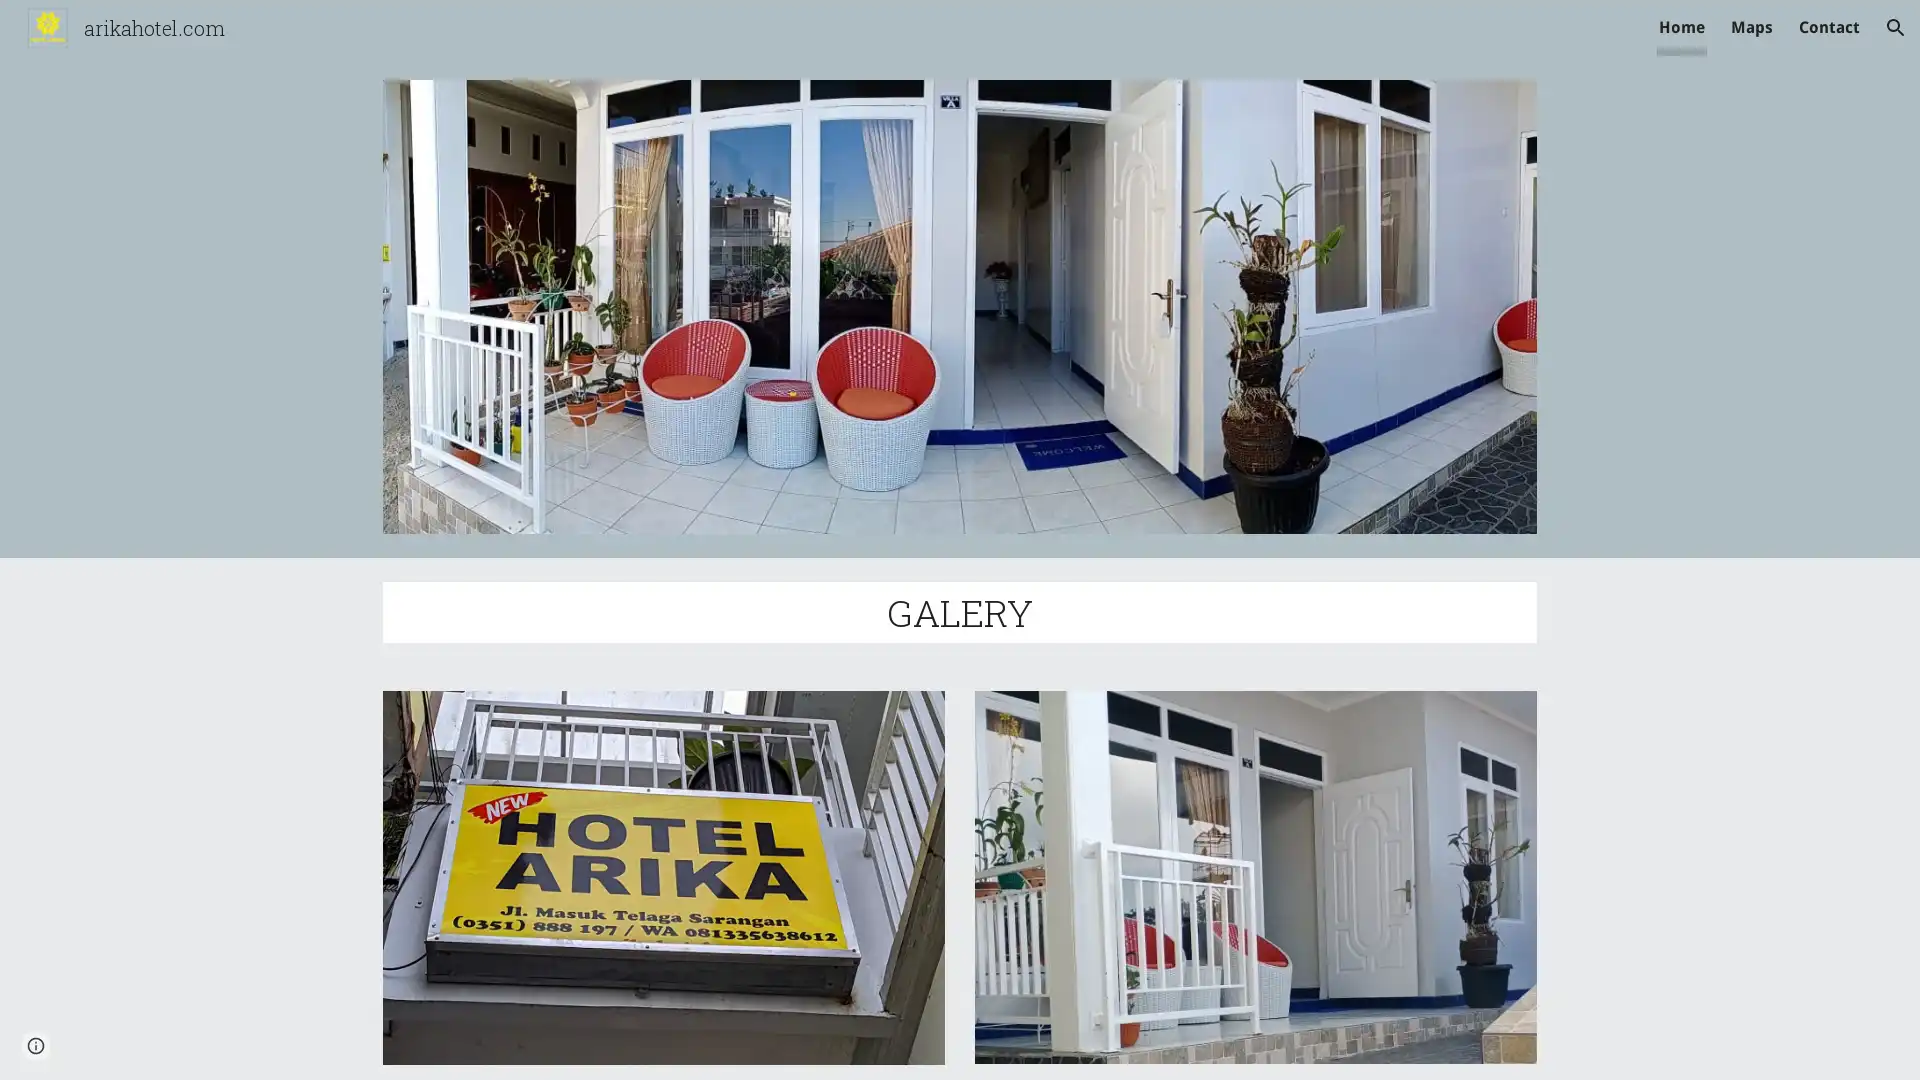  I want to click on Google Sites, so click(154, 1044).